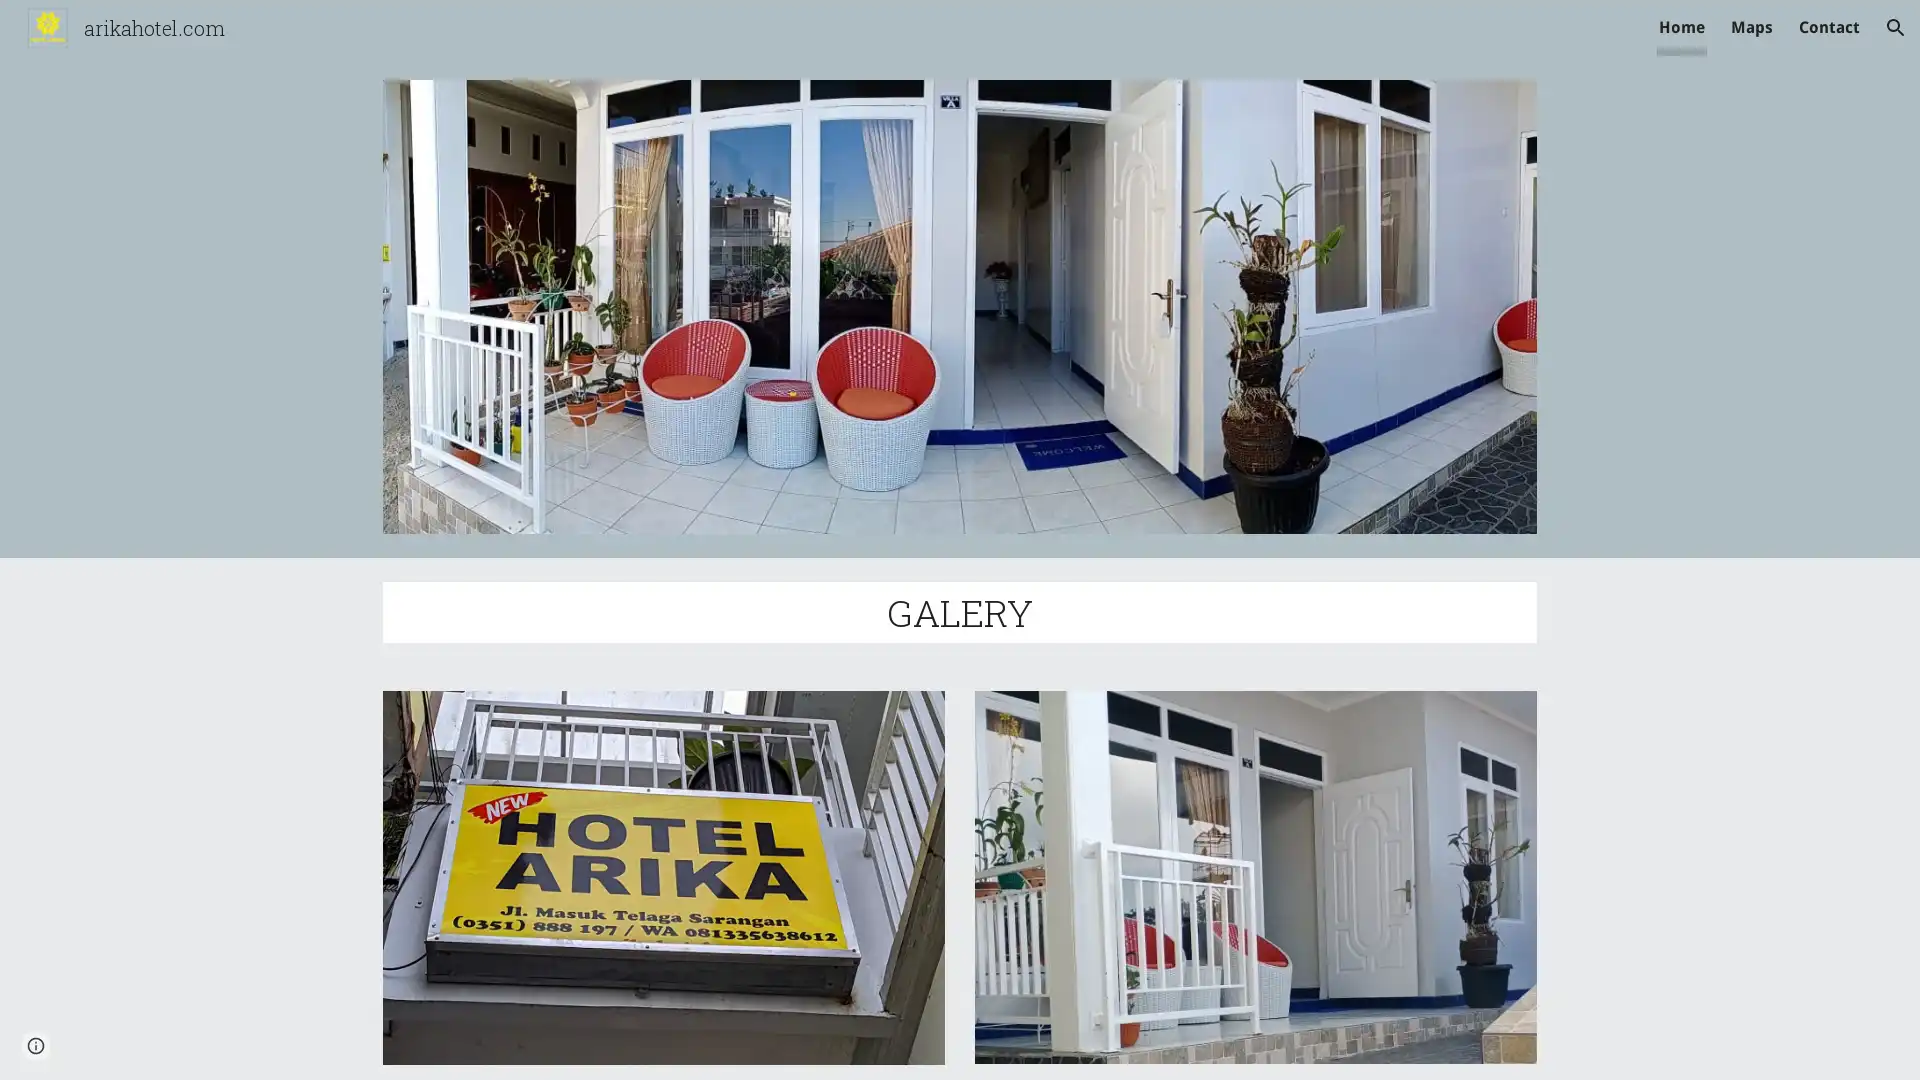  I want to click on Google Sites, so click(154, 1044).